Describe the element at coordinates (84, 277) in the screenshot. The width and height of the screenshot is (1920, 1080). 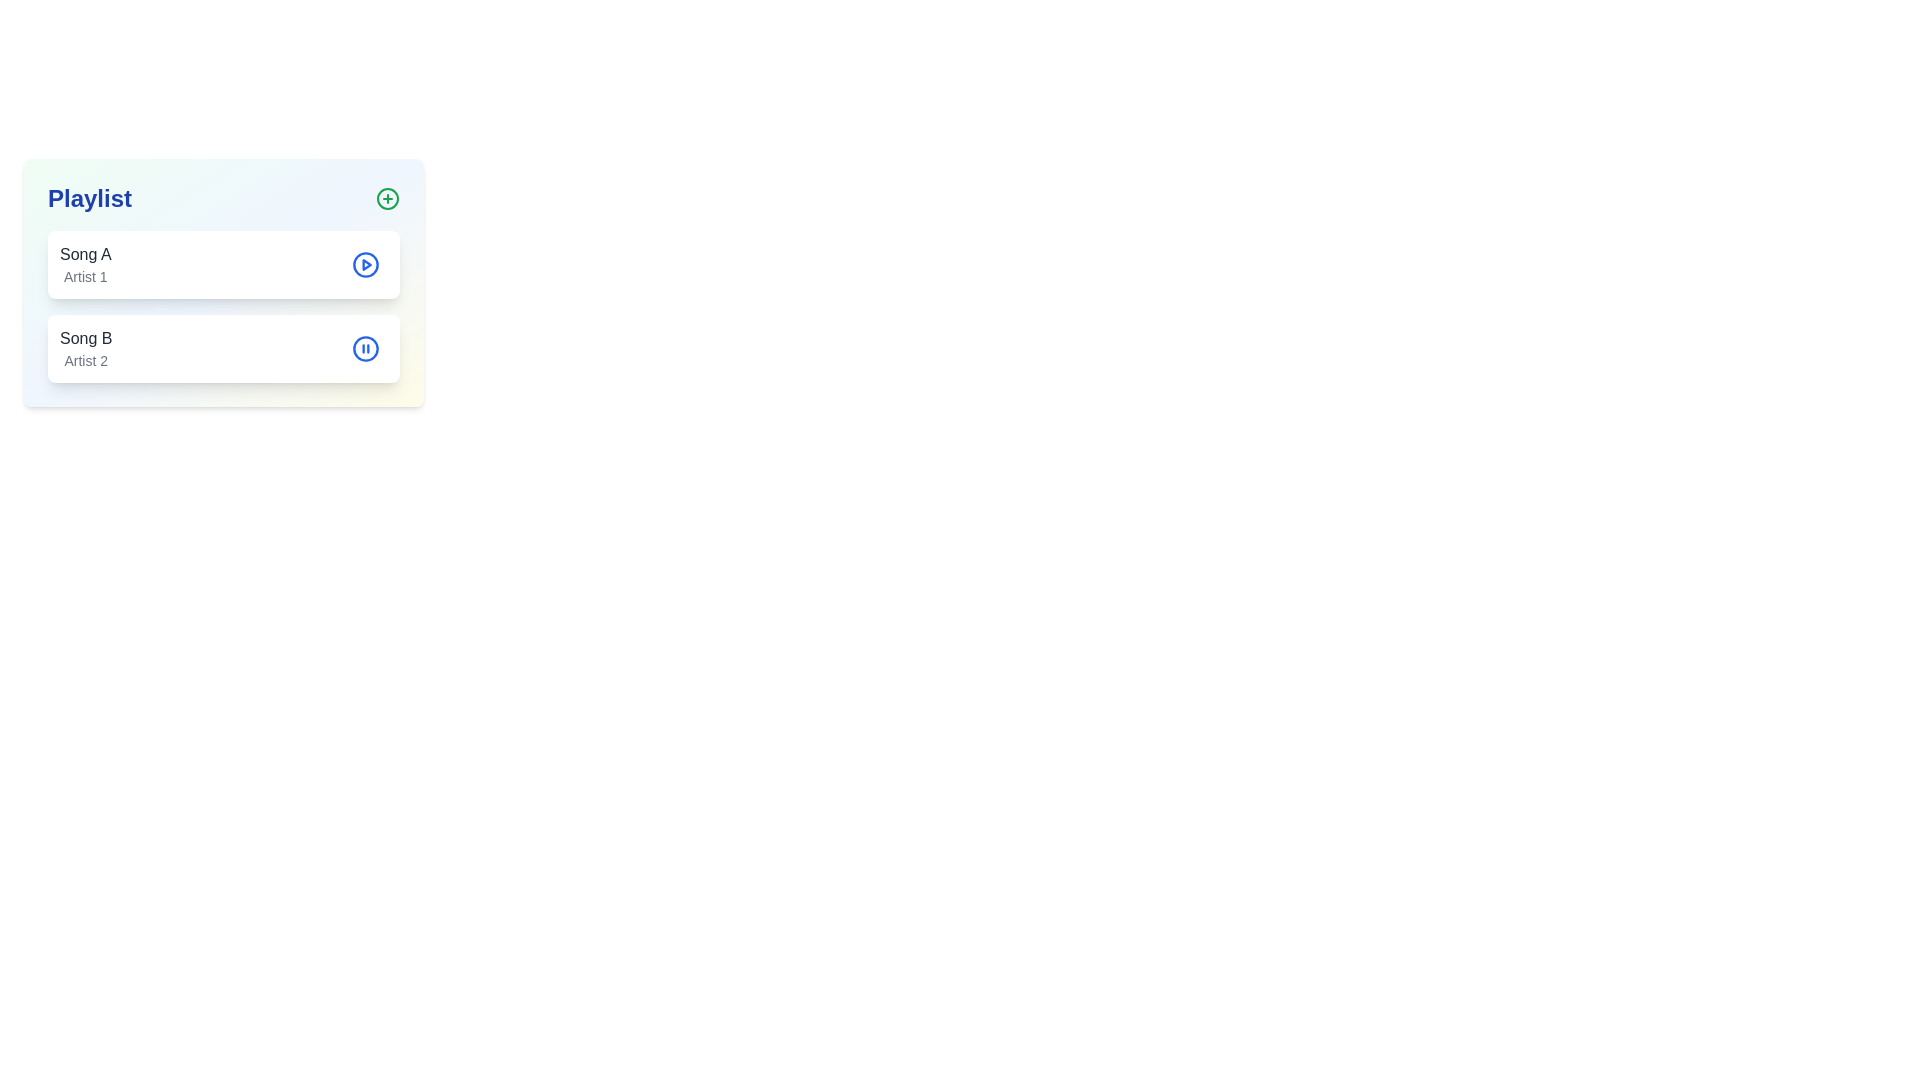
I see `the static text label displaying 'Artist 1' which is located directly below 'Song A' in the playlist interface` at that location.